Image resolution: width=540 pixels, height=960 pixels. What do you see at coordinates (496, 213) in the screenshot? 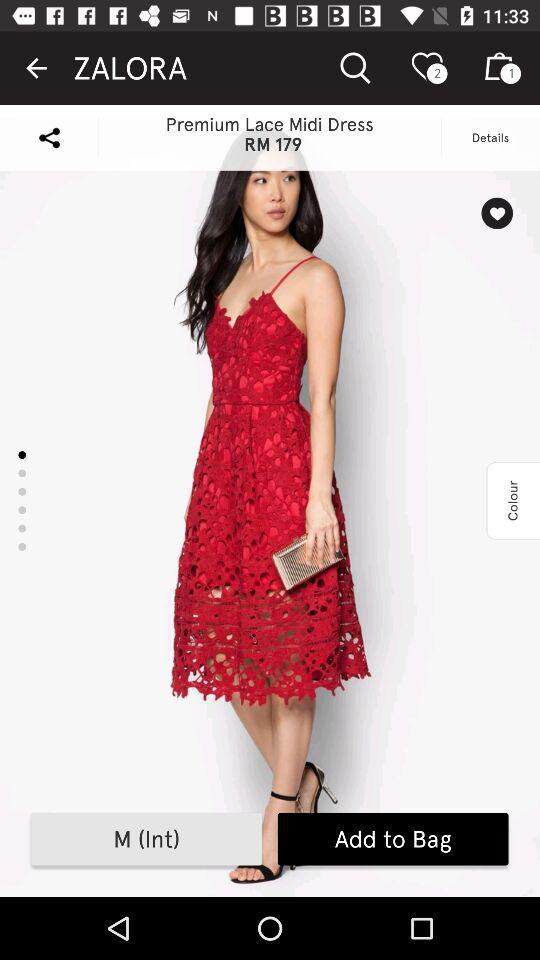
I see `the favorite icon` at bounding box center [496, 213].